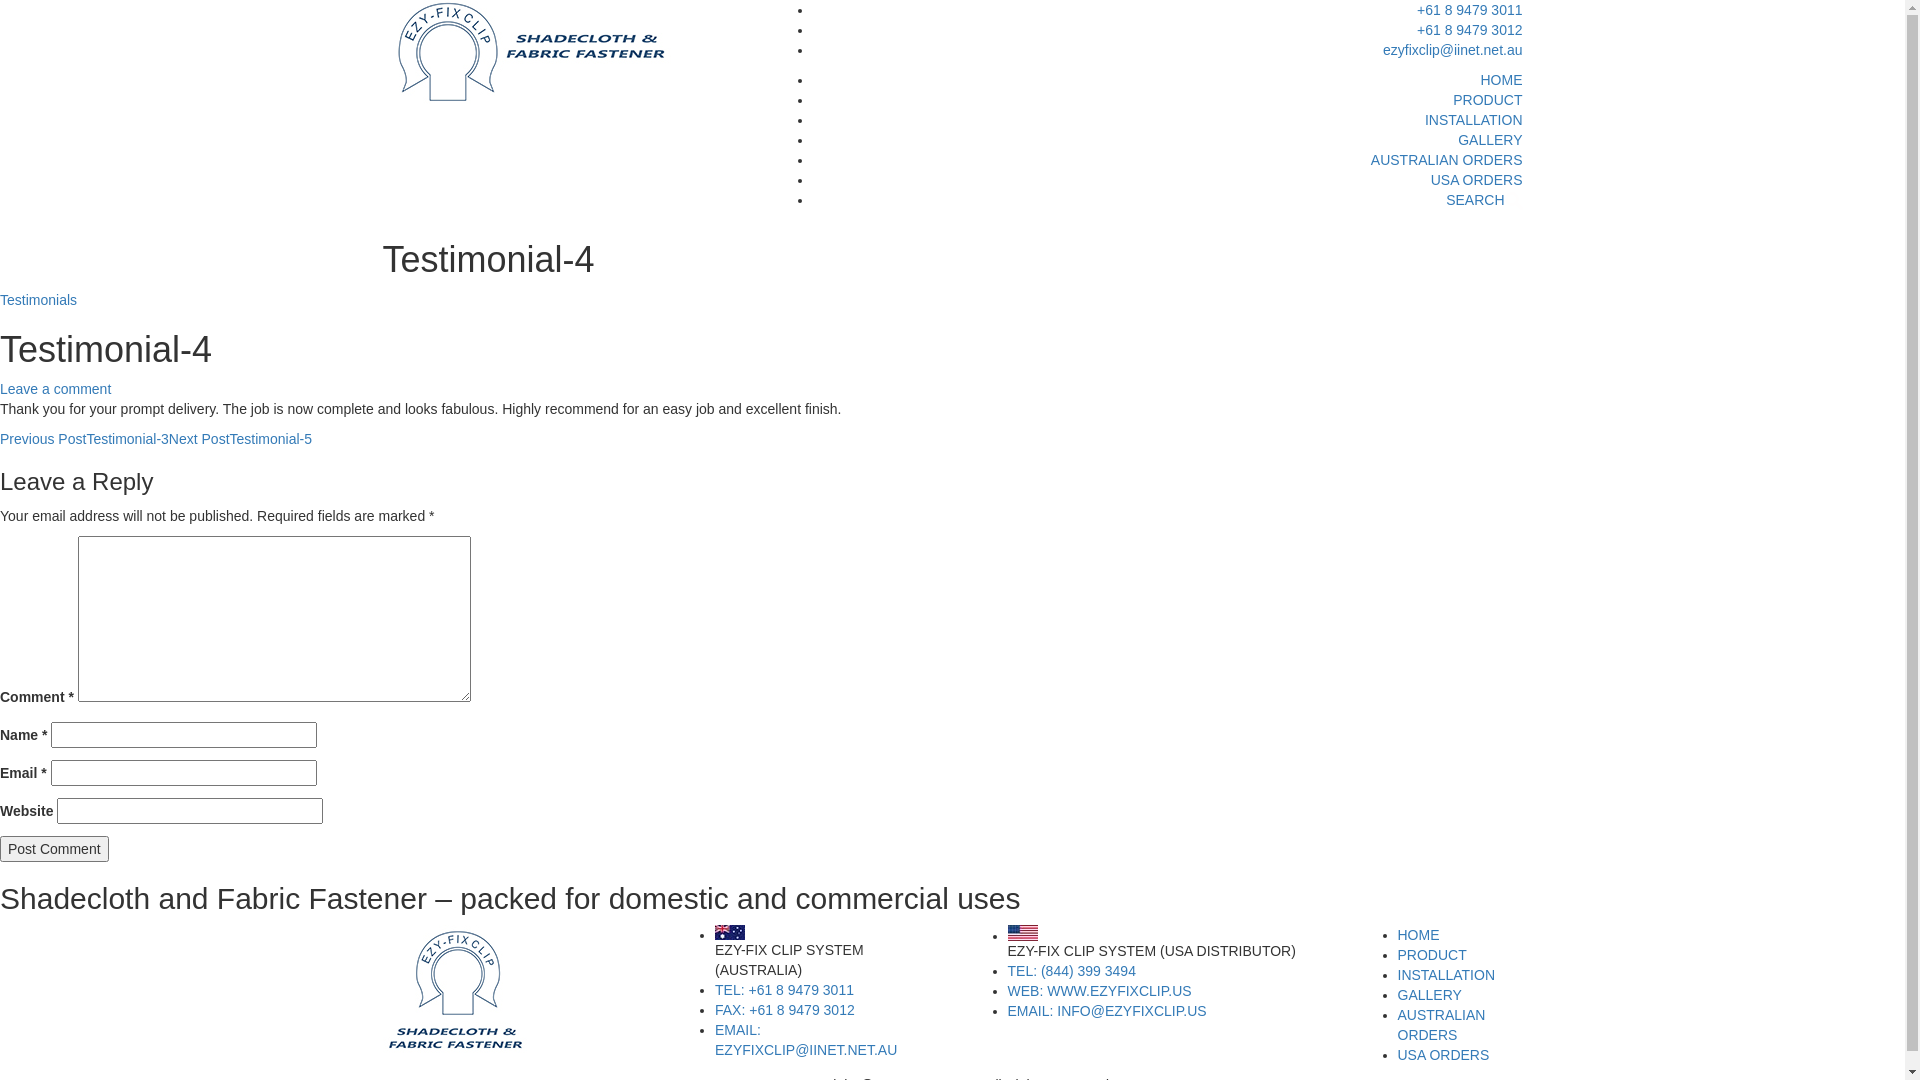 Image resolution: width=1920 pixels, height=1080 pixels. Describe the element at coordinates (1098, 991) in the screenshot. I see `'WEB: WWW.EZYFIXCLIP.US'` at that location.